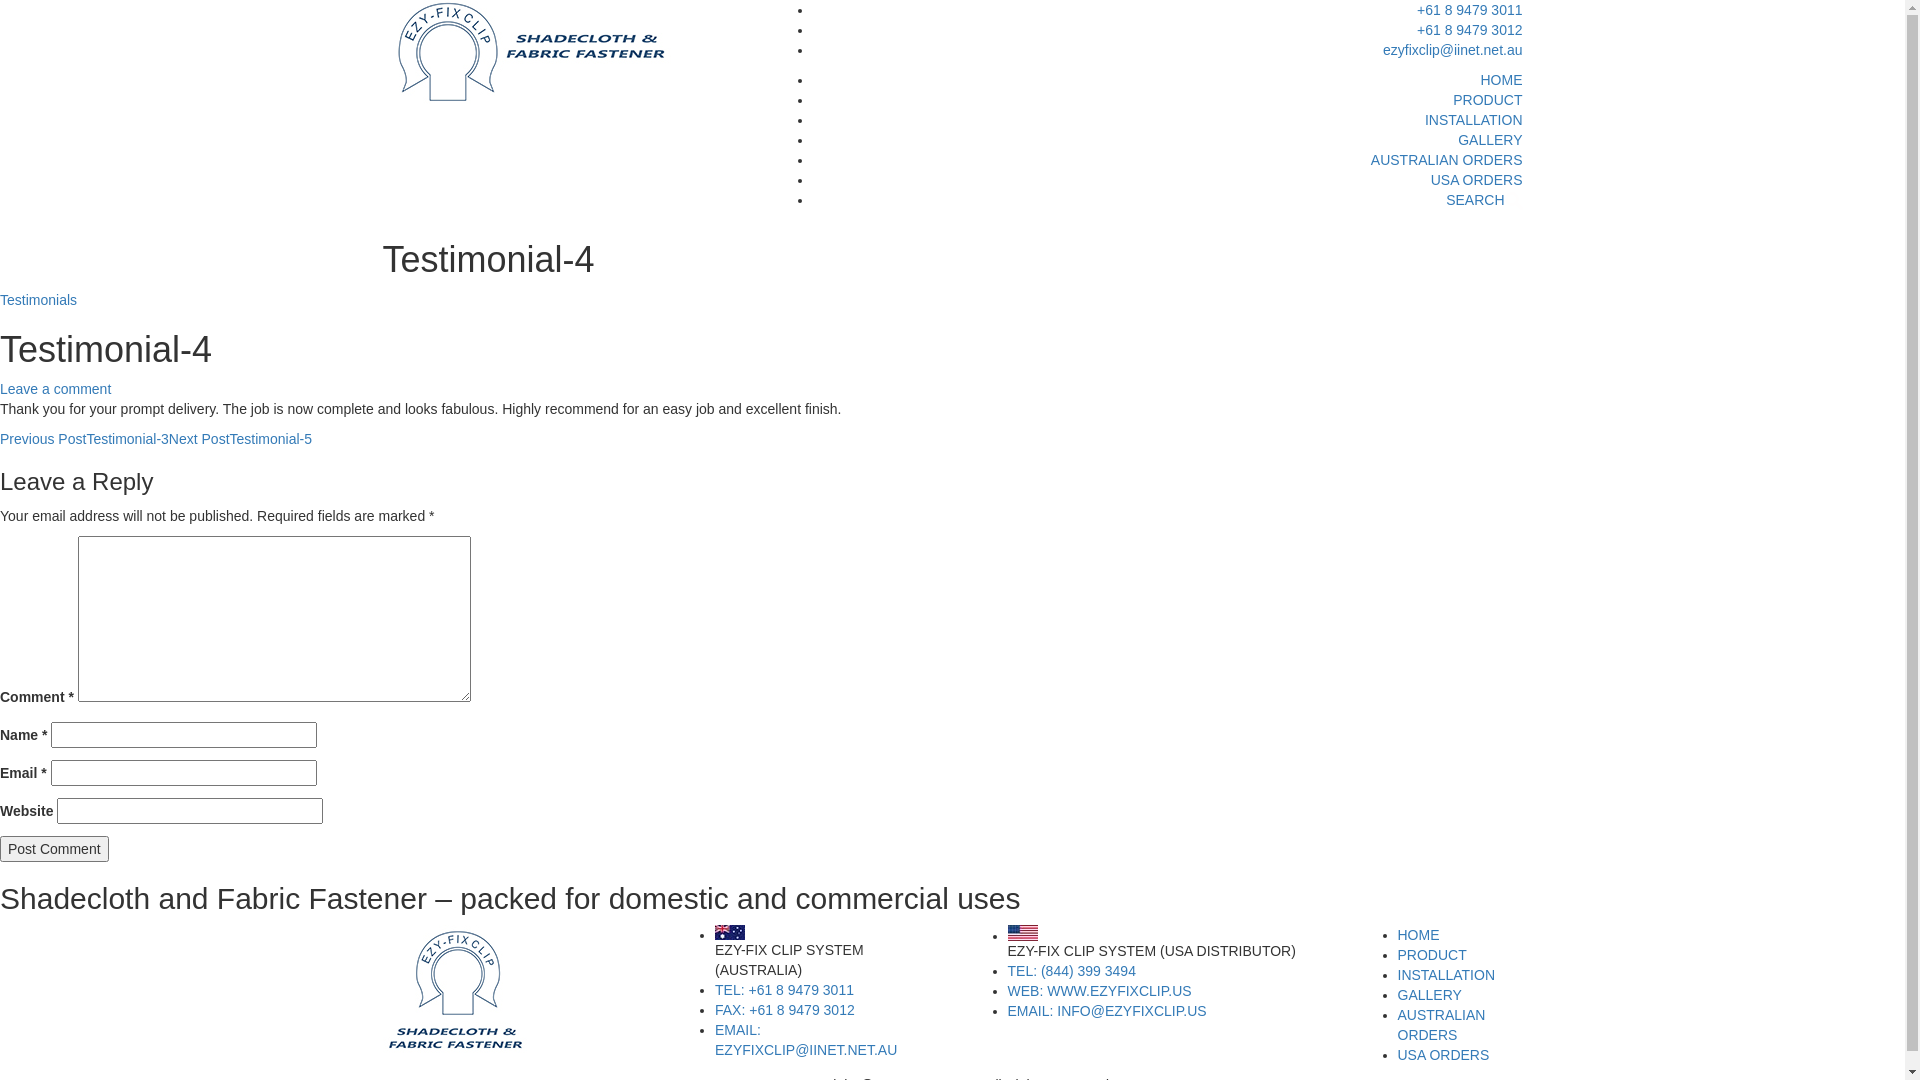 Image resolution: width=1920 pixels, height=1080 pixels. Describe the element at coordinates (1098, 991) in the screenshot. I see `'WEB: WWW.EZYFIXCLIP.US'` at that location.